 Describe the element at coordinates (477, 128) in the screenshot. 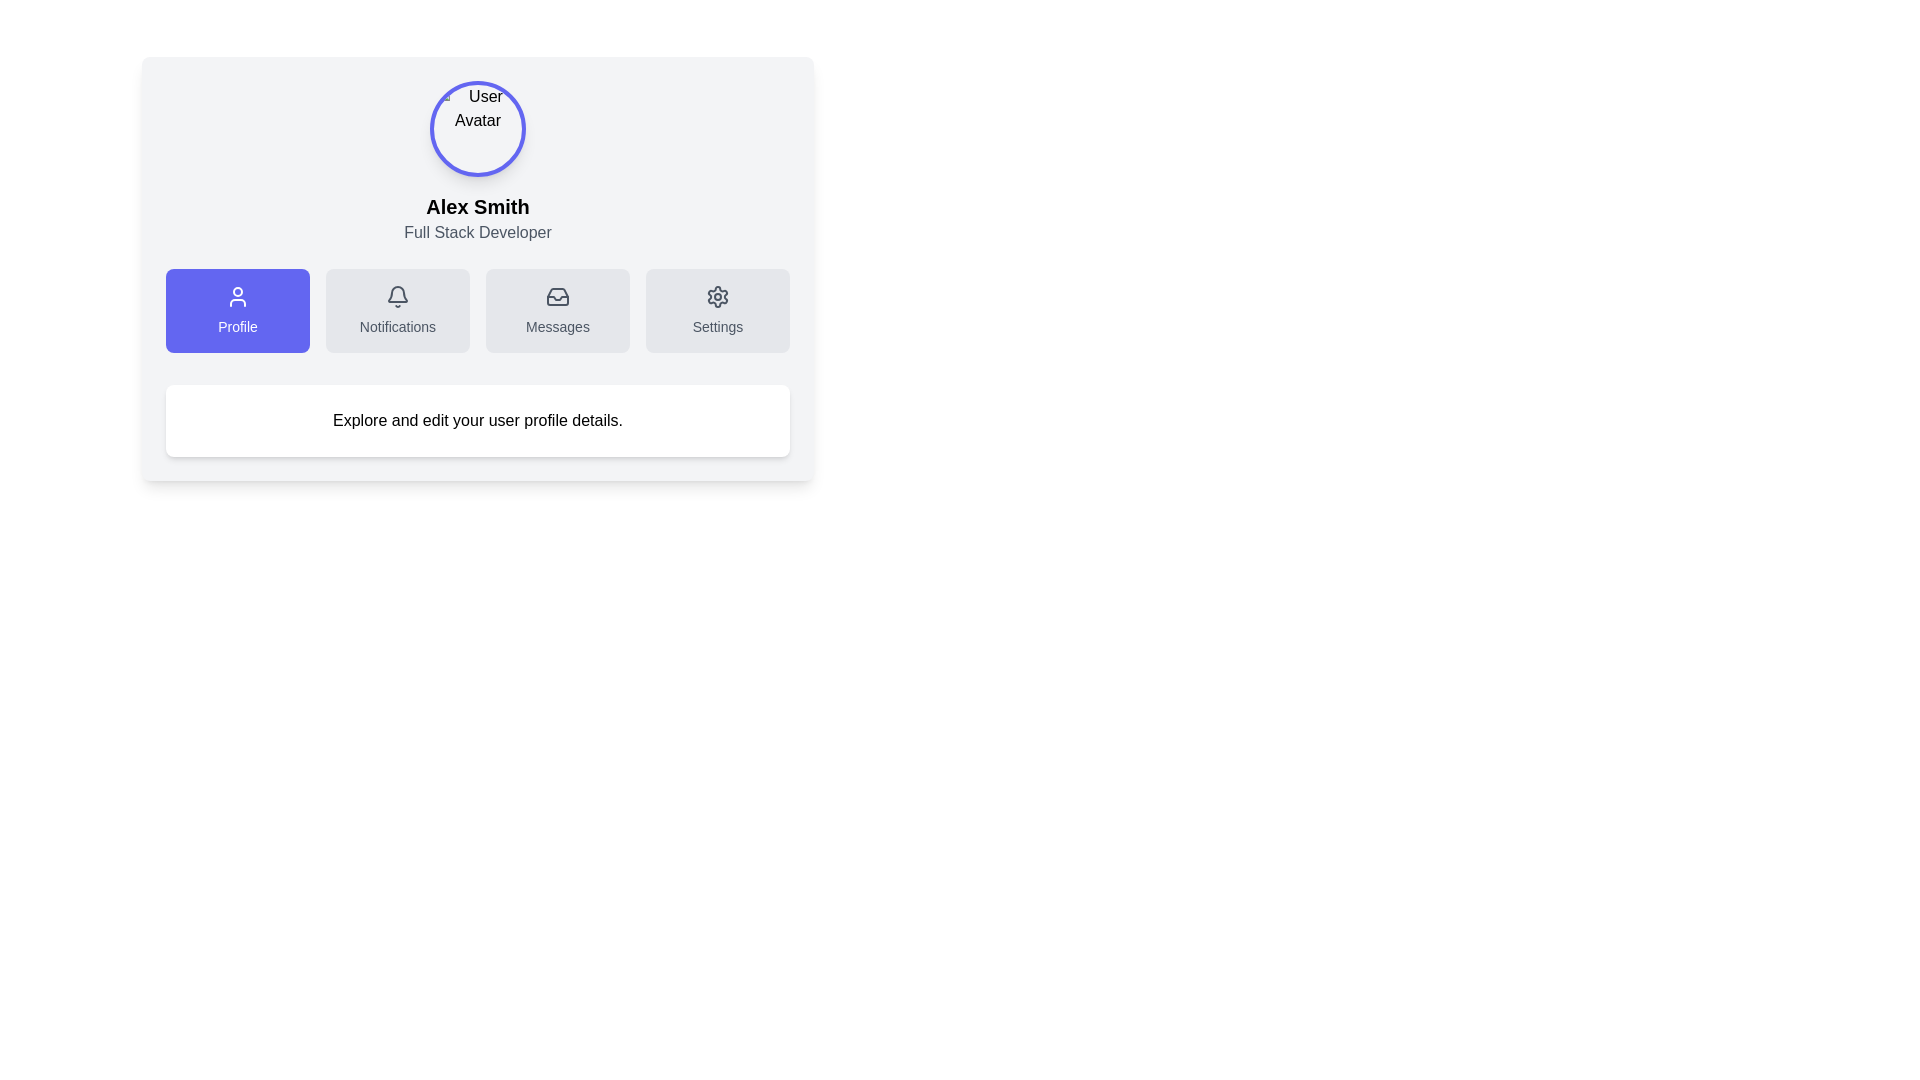

I see `the circular image element with a blue border and shadow effect, which serves as the user avatar, located at the center top of the card layout` at that location.